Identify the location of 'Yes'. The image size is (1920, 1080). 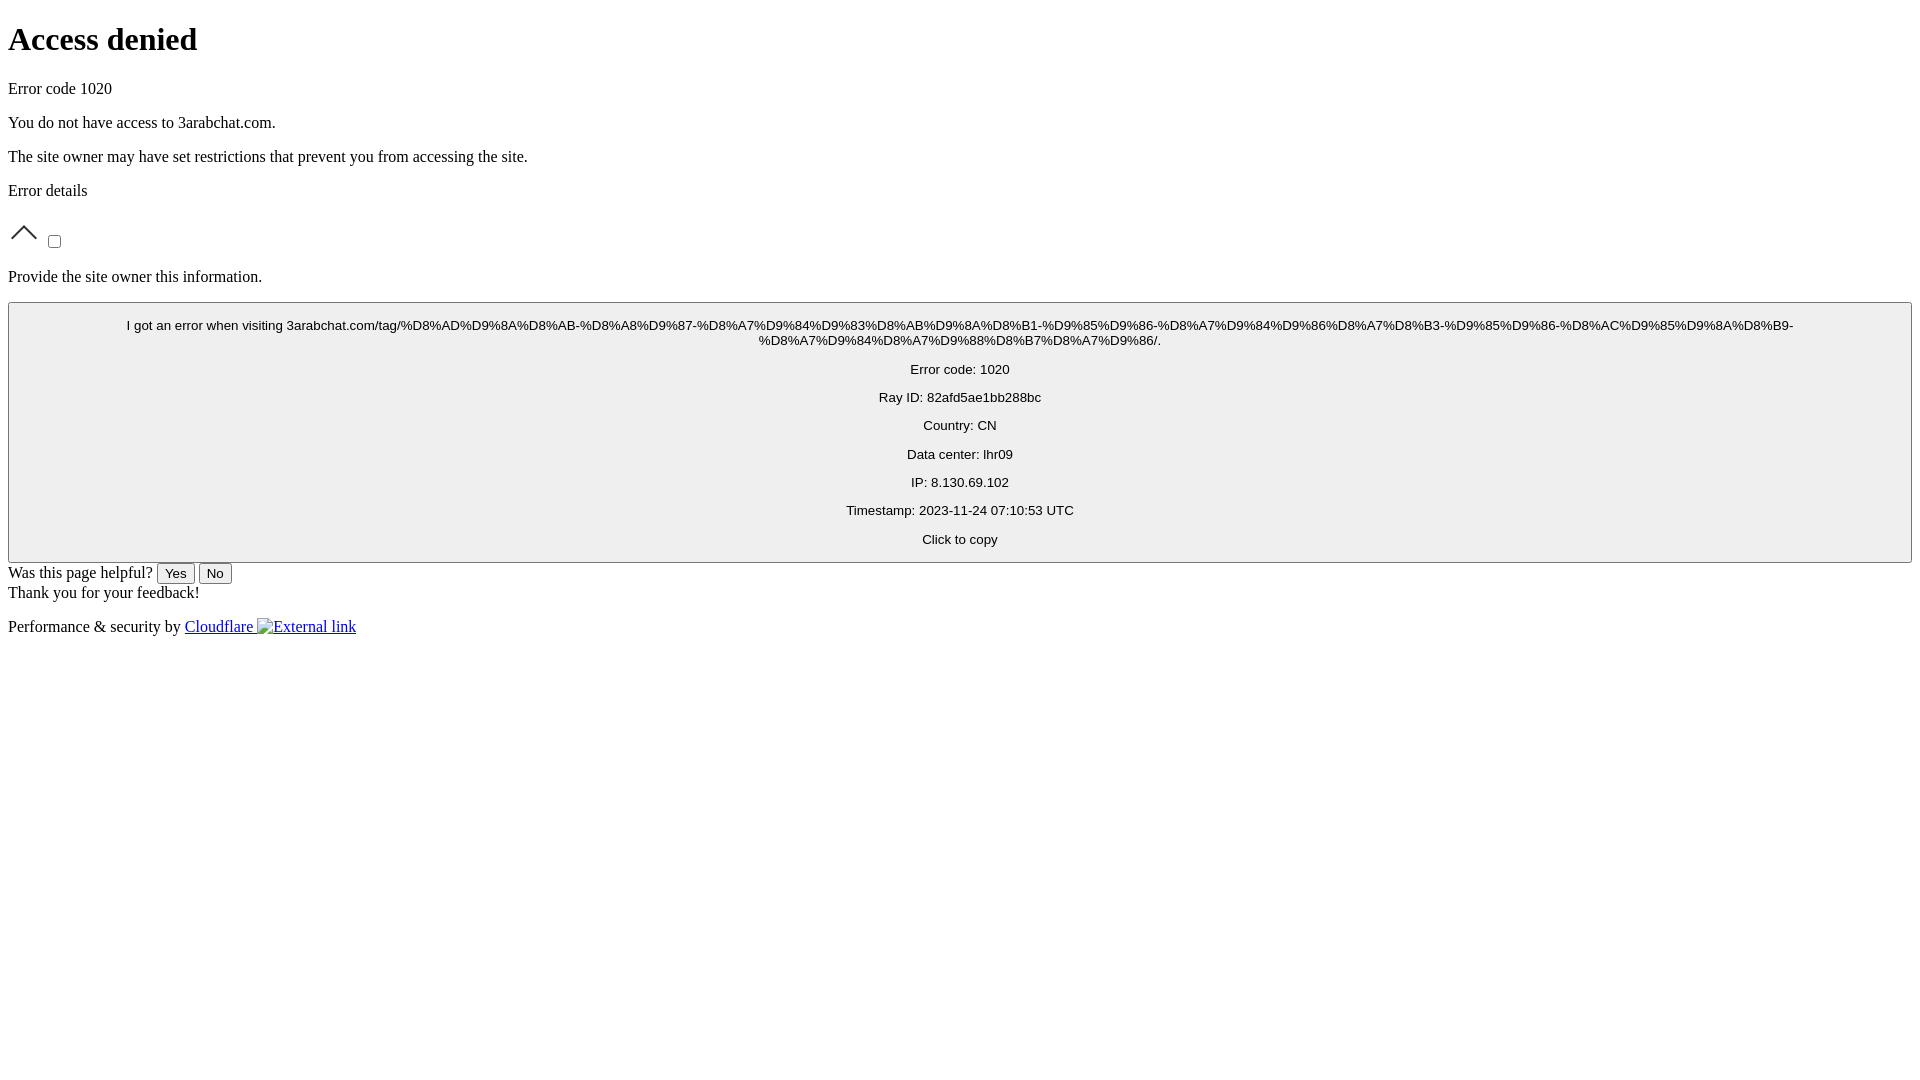
(176, 573).